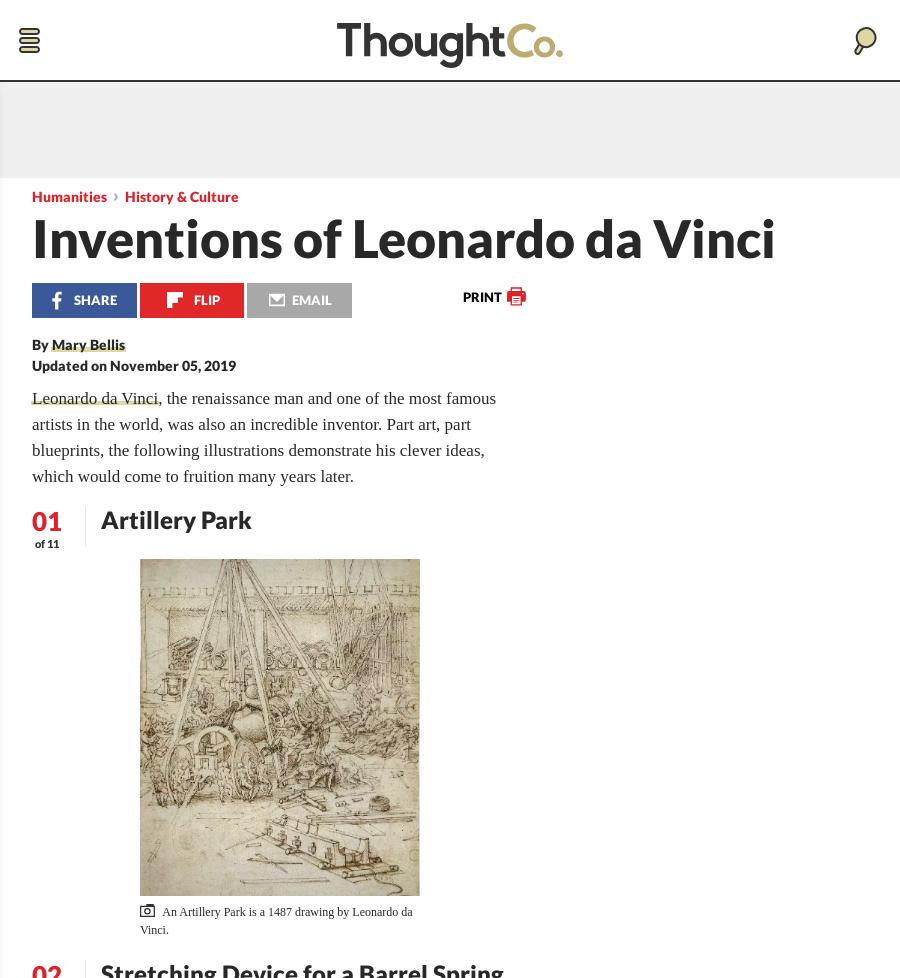 The height and width of the screenshot is (978, 900). What do you see at coordinates (180, 196) in the screenshot?
I see `'History & Culture'` at bounding box center [180, 196].